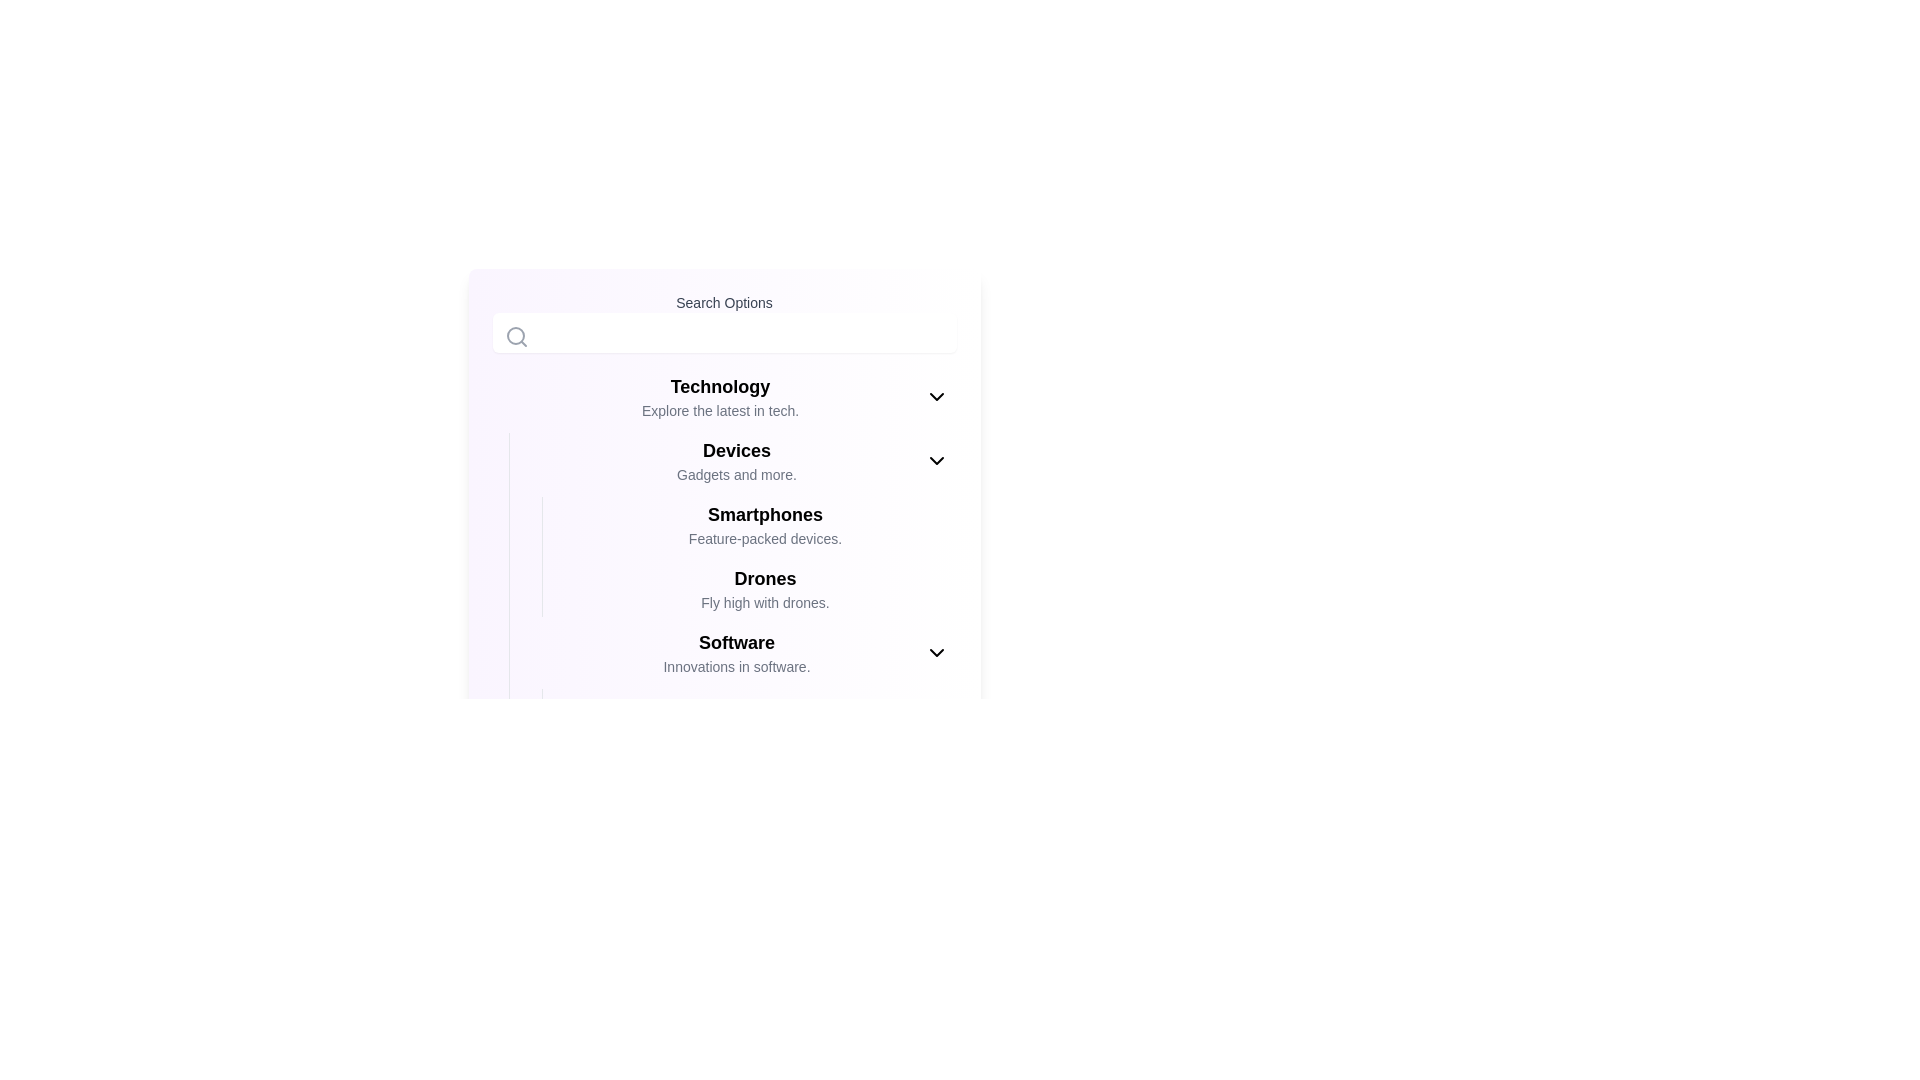 The height and width of the screenshot is (1080, 1920). What do you see at coordinates (736, 474) in the screenshot?
I see `the descriptive subtitle label for the 'Devices' category, which is positioned beneath the 'Technology' header and above the subsection headings` at bounding box center [736, 474].